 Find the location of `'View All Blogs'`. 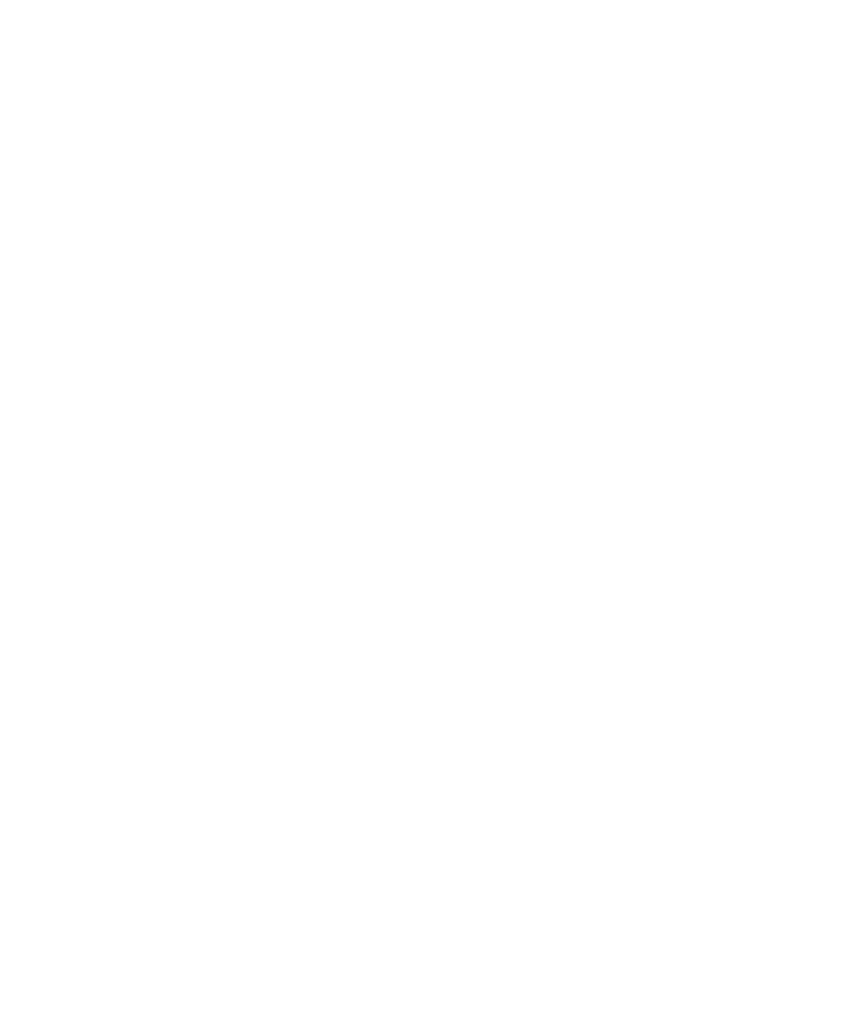

'View All Blogs' is located at coordinates (669, 434).